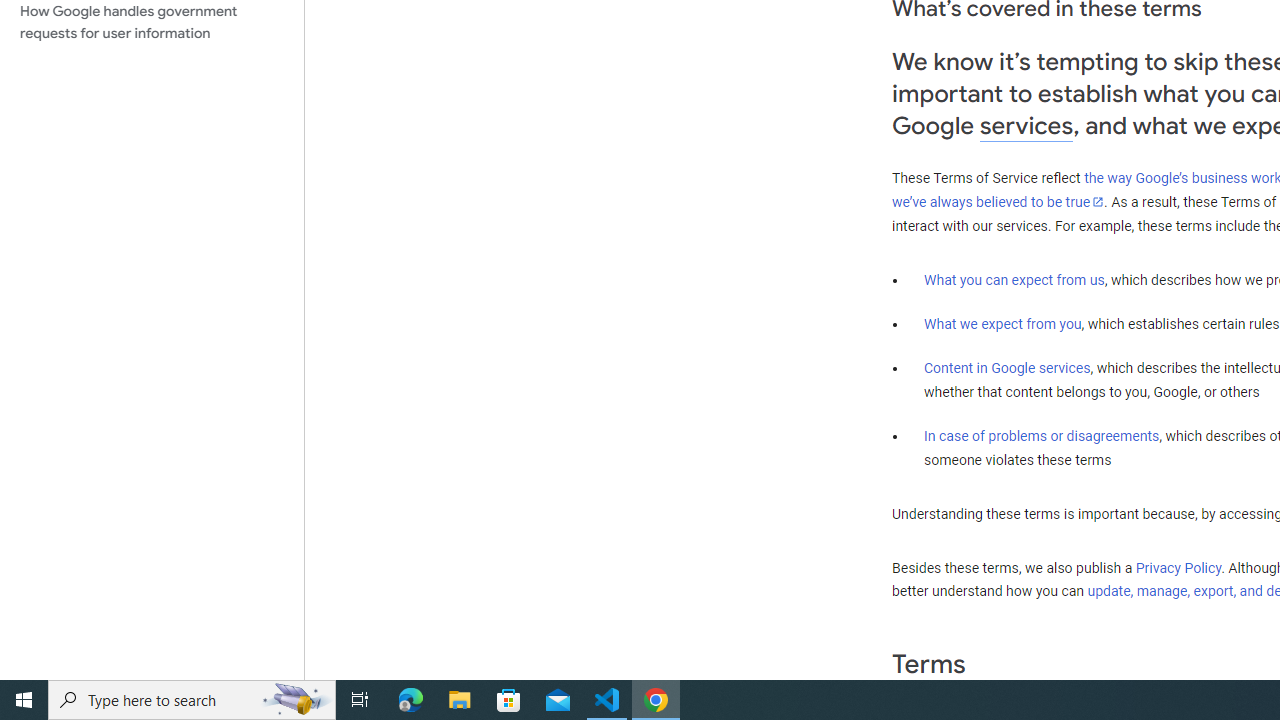 Image resolution: width=1280 pixels, height=720 pixels. Describe the element at coordinates (1007, 368) in the screenshot. I see `'Content in Google services'` at that location.